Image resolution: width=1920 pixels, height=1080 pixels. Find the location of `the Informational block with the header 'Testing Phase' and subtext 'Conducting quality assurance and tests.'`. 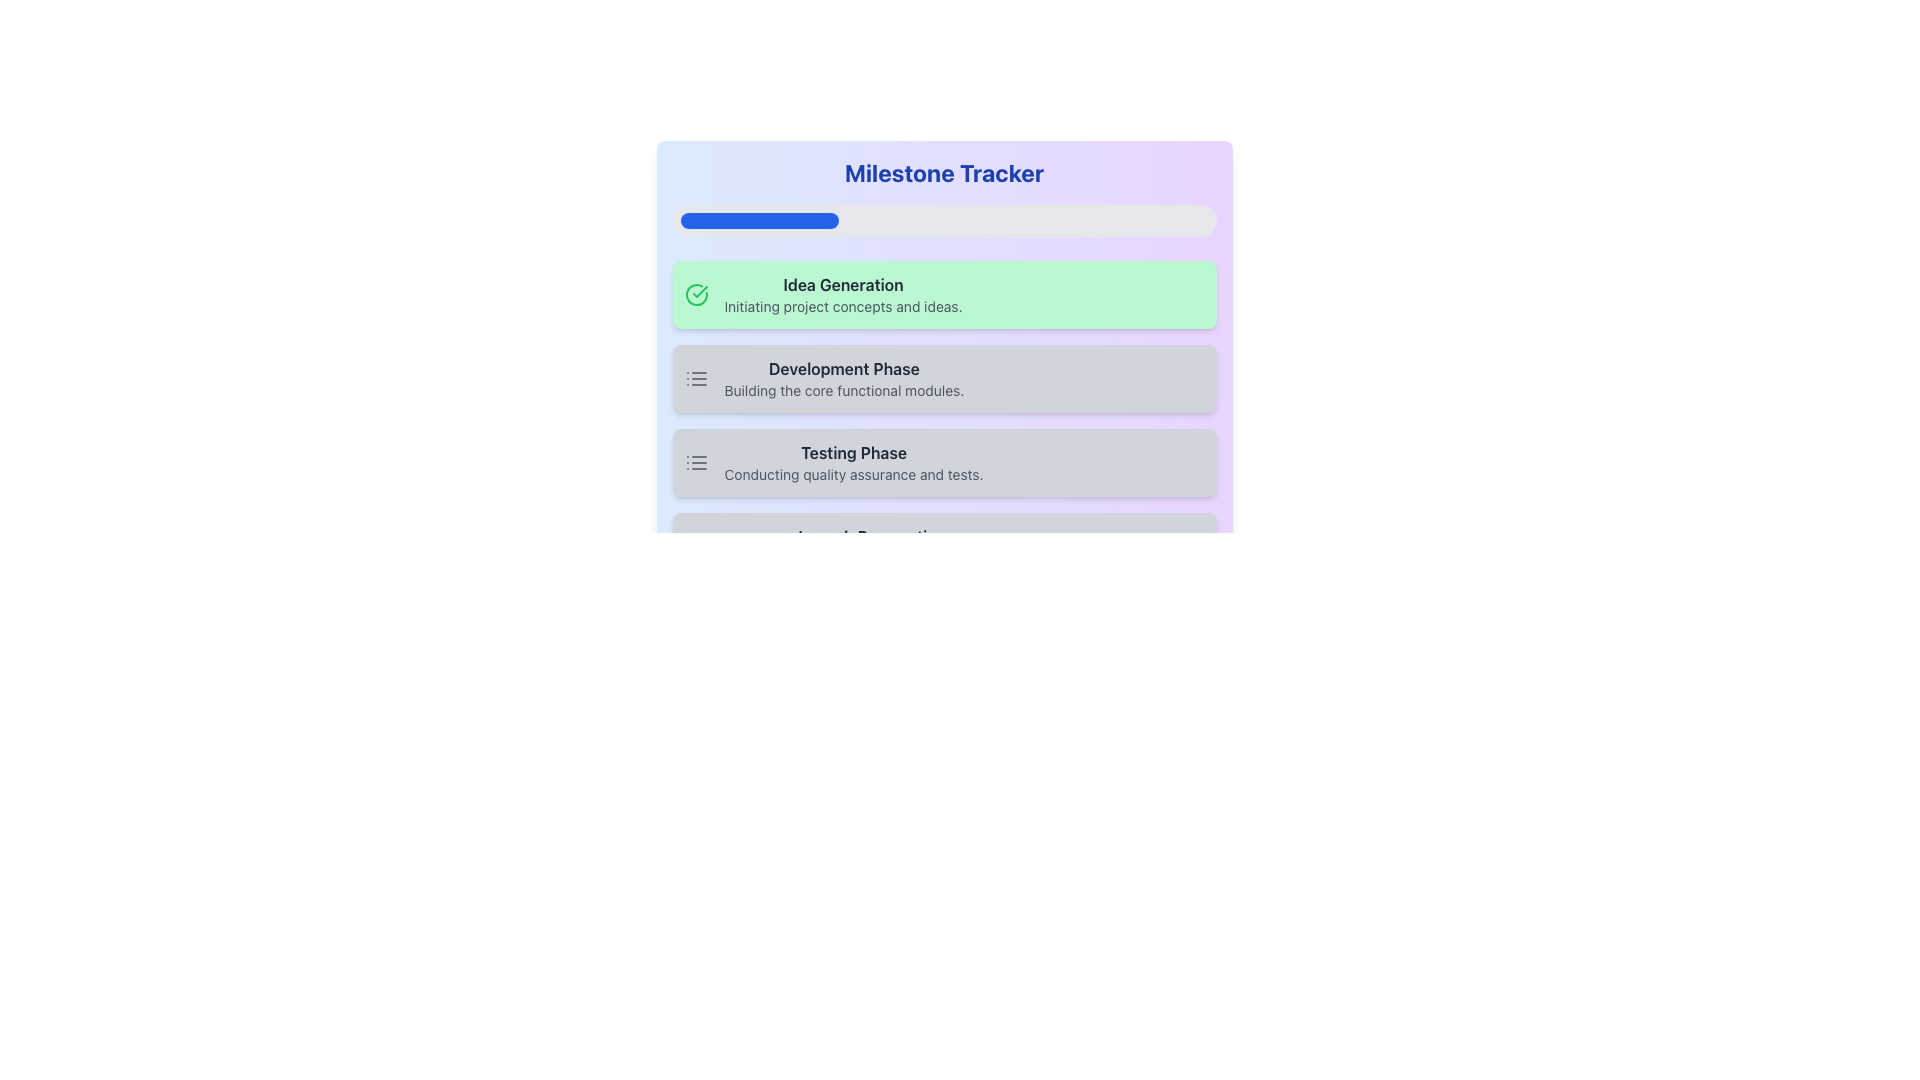

the Informational block with the header 'Testing Phase' and subtext 'Conducting quality assurance and tests.' is located at coordinates (943, 462).